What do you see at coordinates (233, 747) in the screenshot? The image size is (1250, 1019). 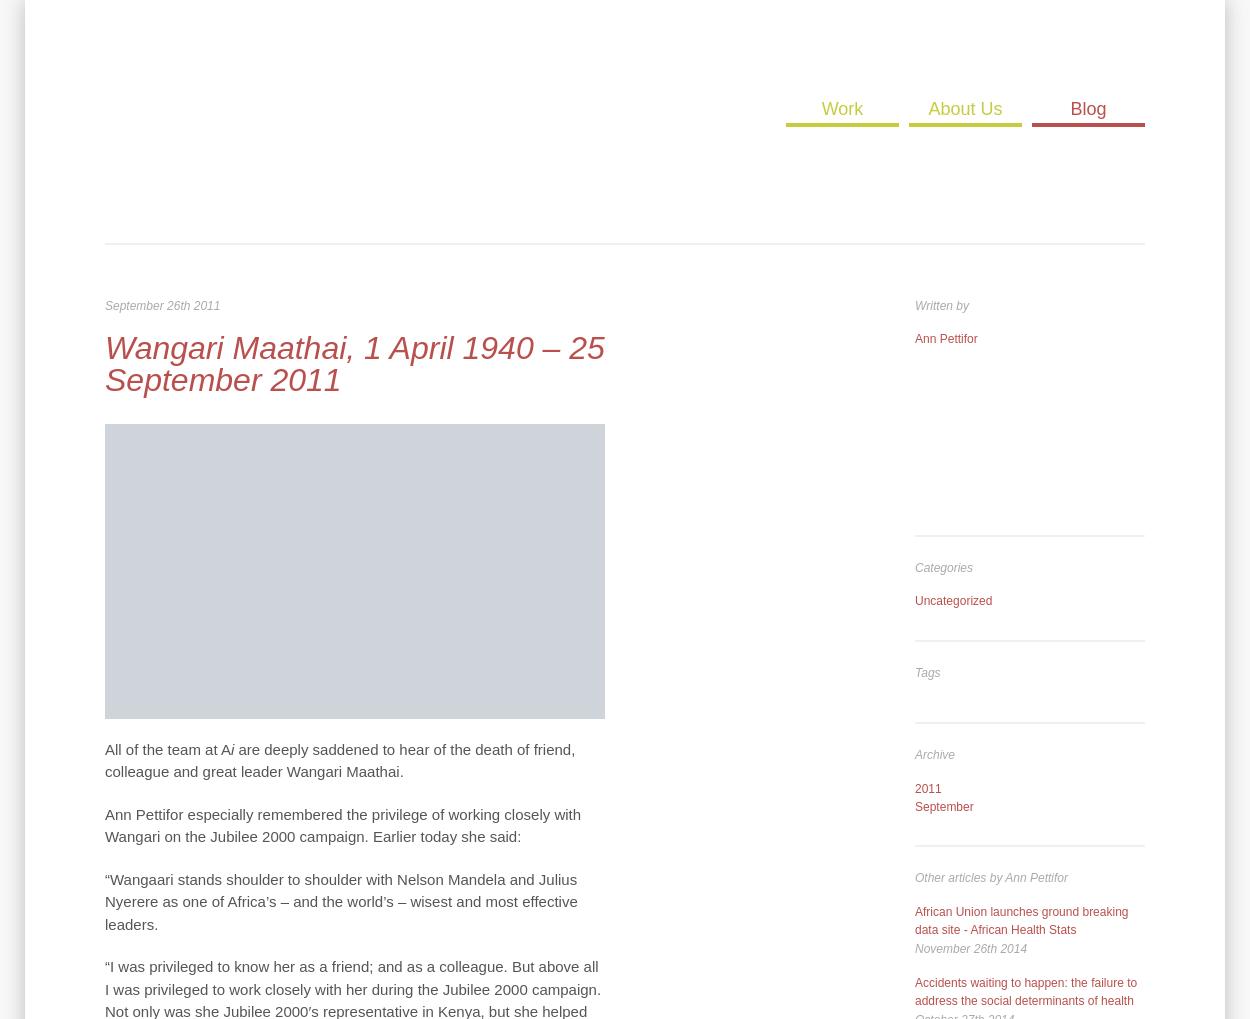 I see `'i'` at bounding box center [233, 747].